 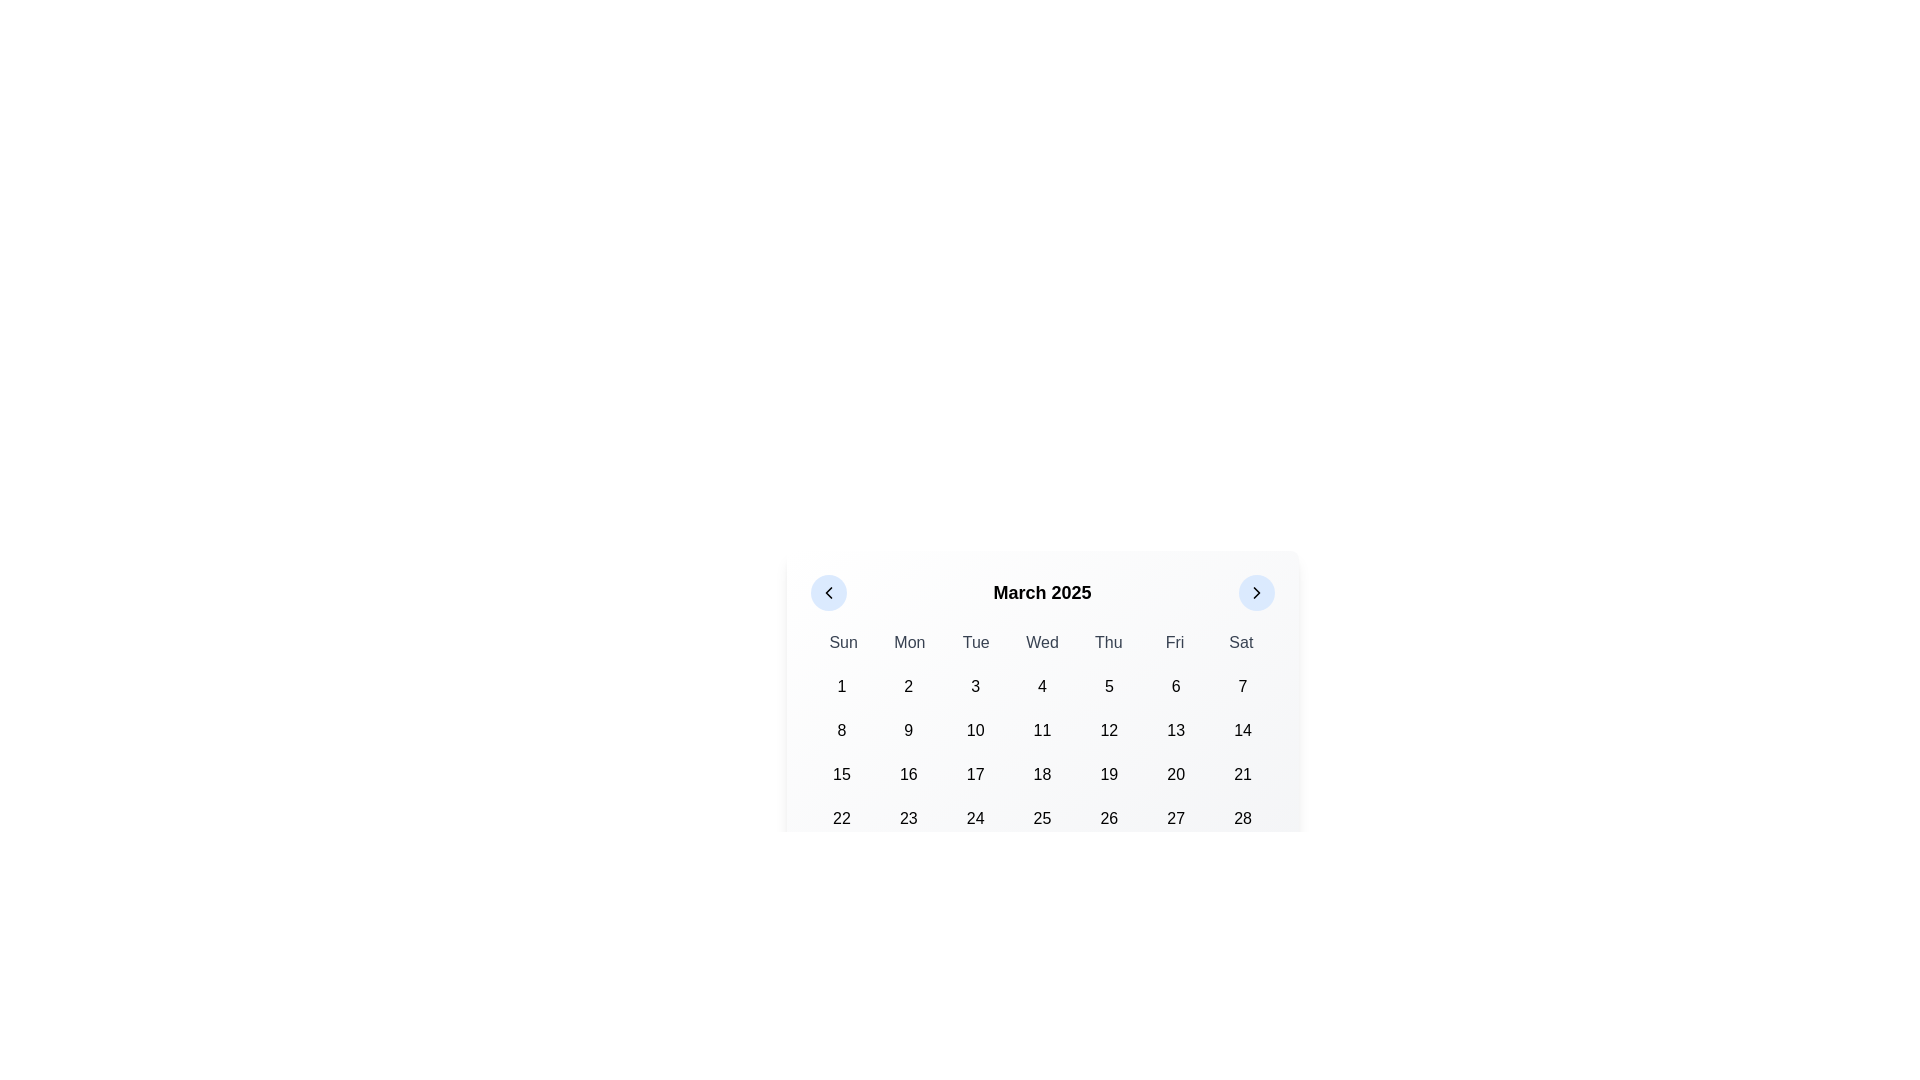 I want to click on the cell displaying '27' in the last row of the calendar grid under the 'Fri' column, so click(x=1176, y=818).